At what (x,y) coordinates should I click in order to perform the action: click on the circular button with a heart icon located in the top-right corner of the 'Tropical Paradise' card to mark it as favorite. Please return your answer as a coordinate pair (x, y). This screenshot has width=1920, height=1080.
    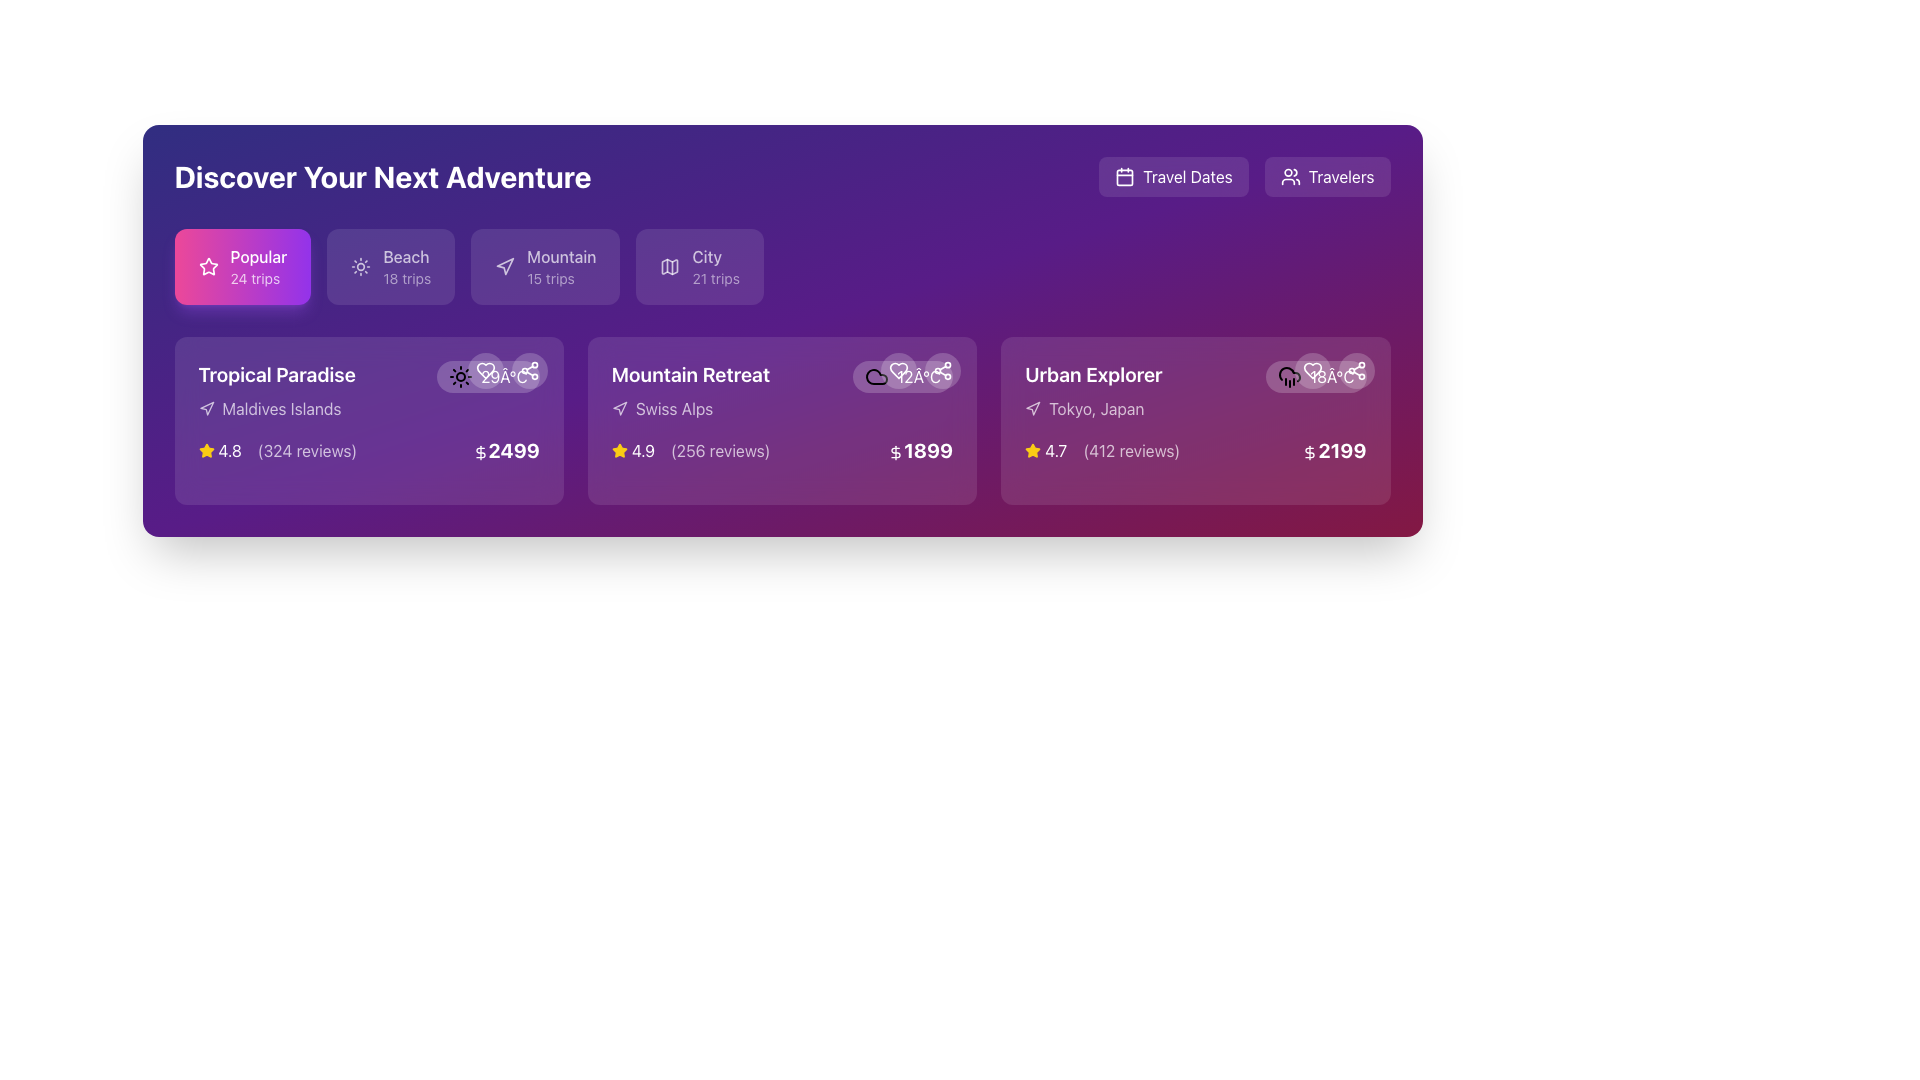
    Looking at the image, I should click on (485, 370).